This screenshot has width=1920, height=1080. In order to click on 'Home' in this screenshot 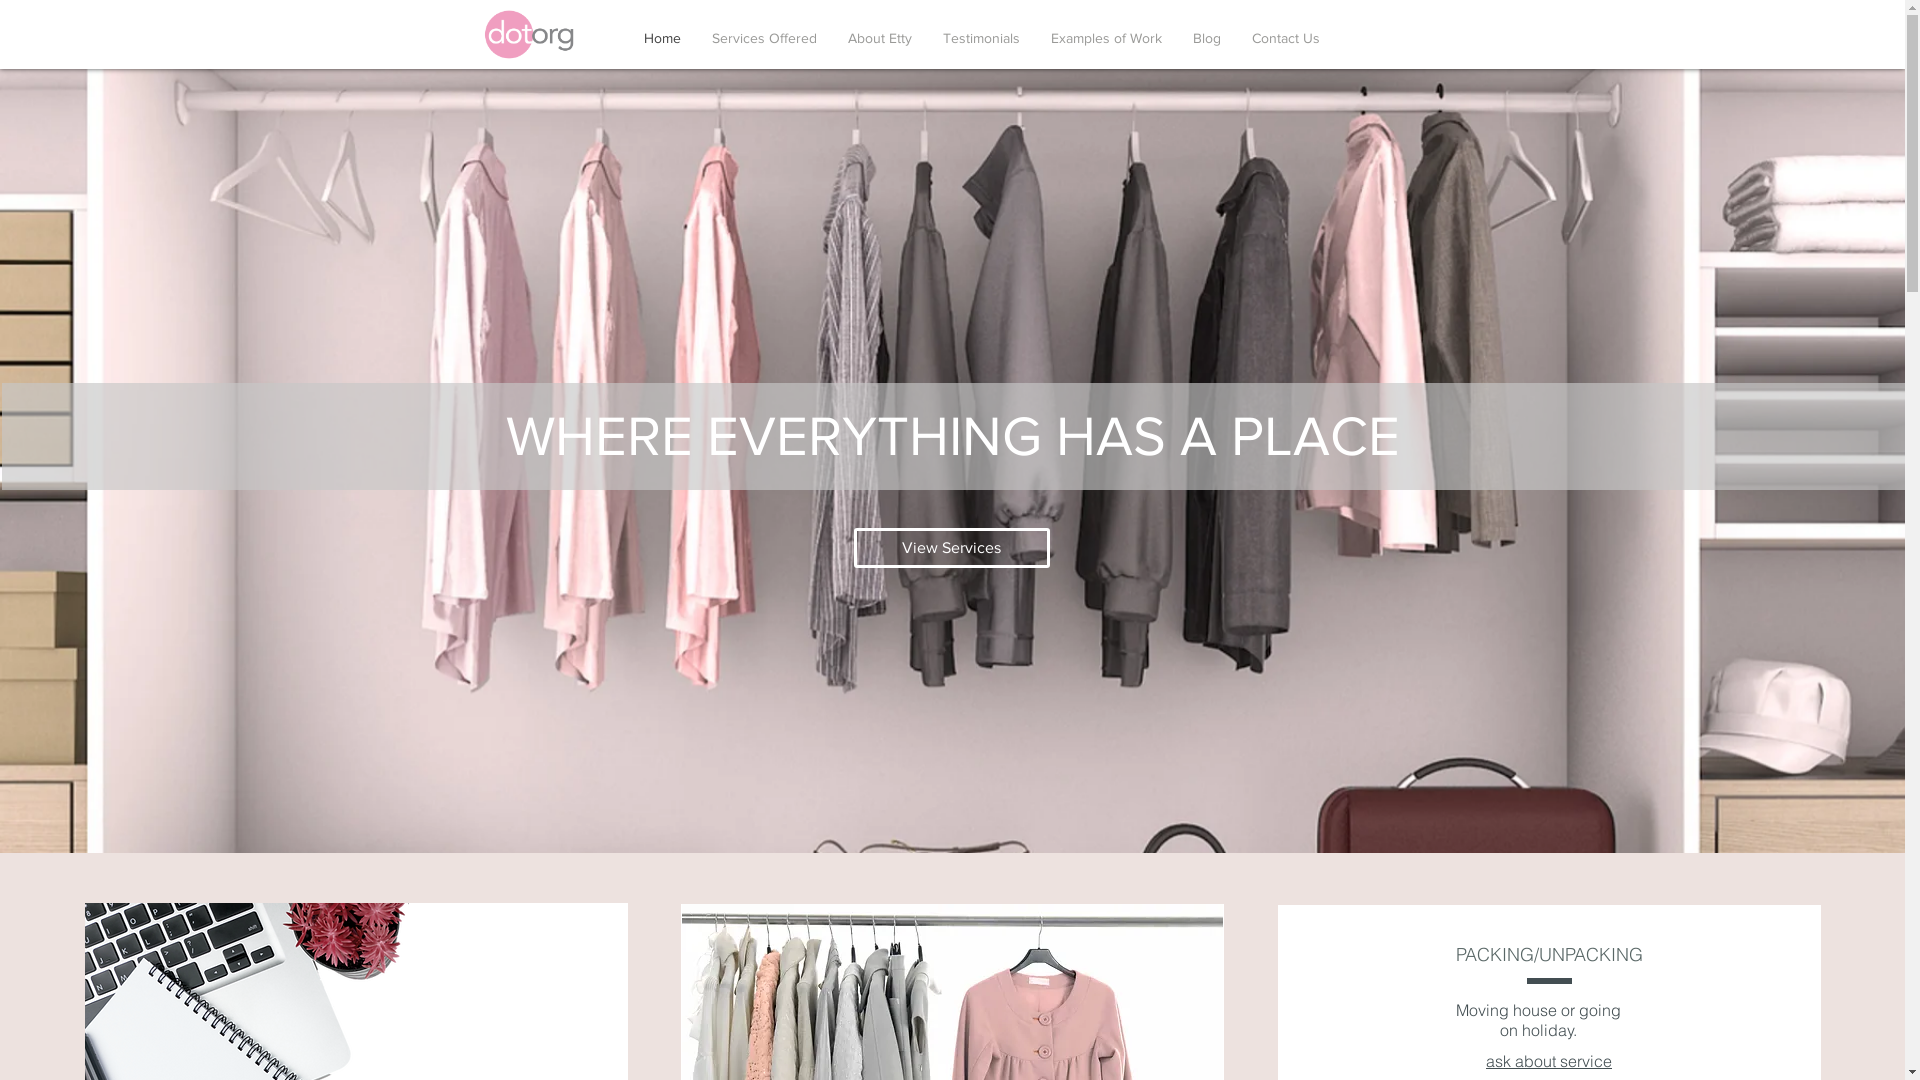, I will do `click(662, 38)`.